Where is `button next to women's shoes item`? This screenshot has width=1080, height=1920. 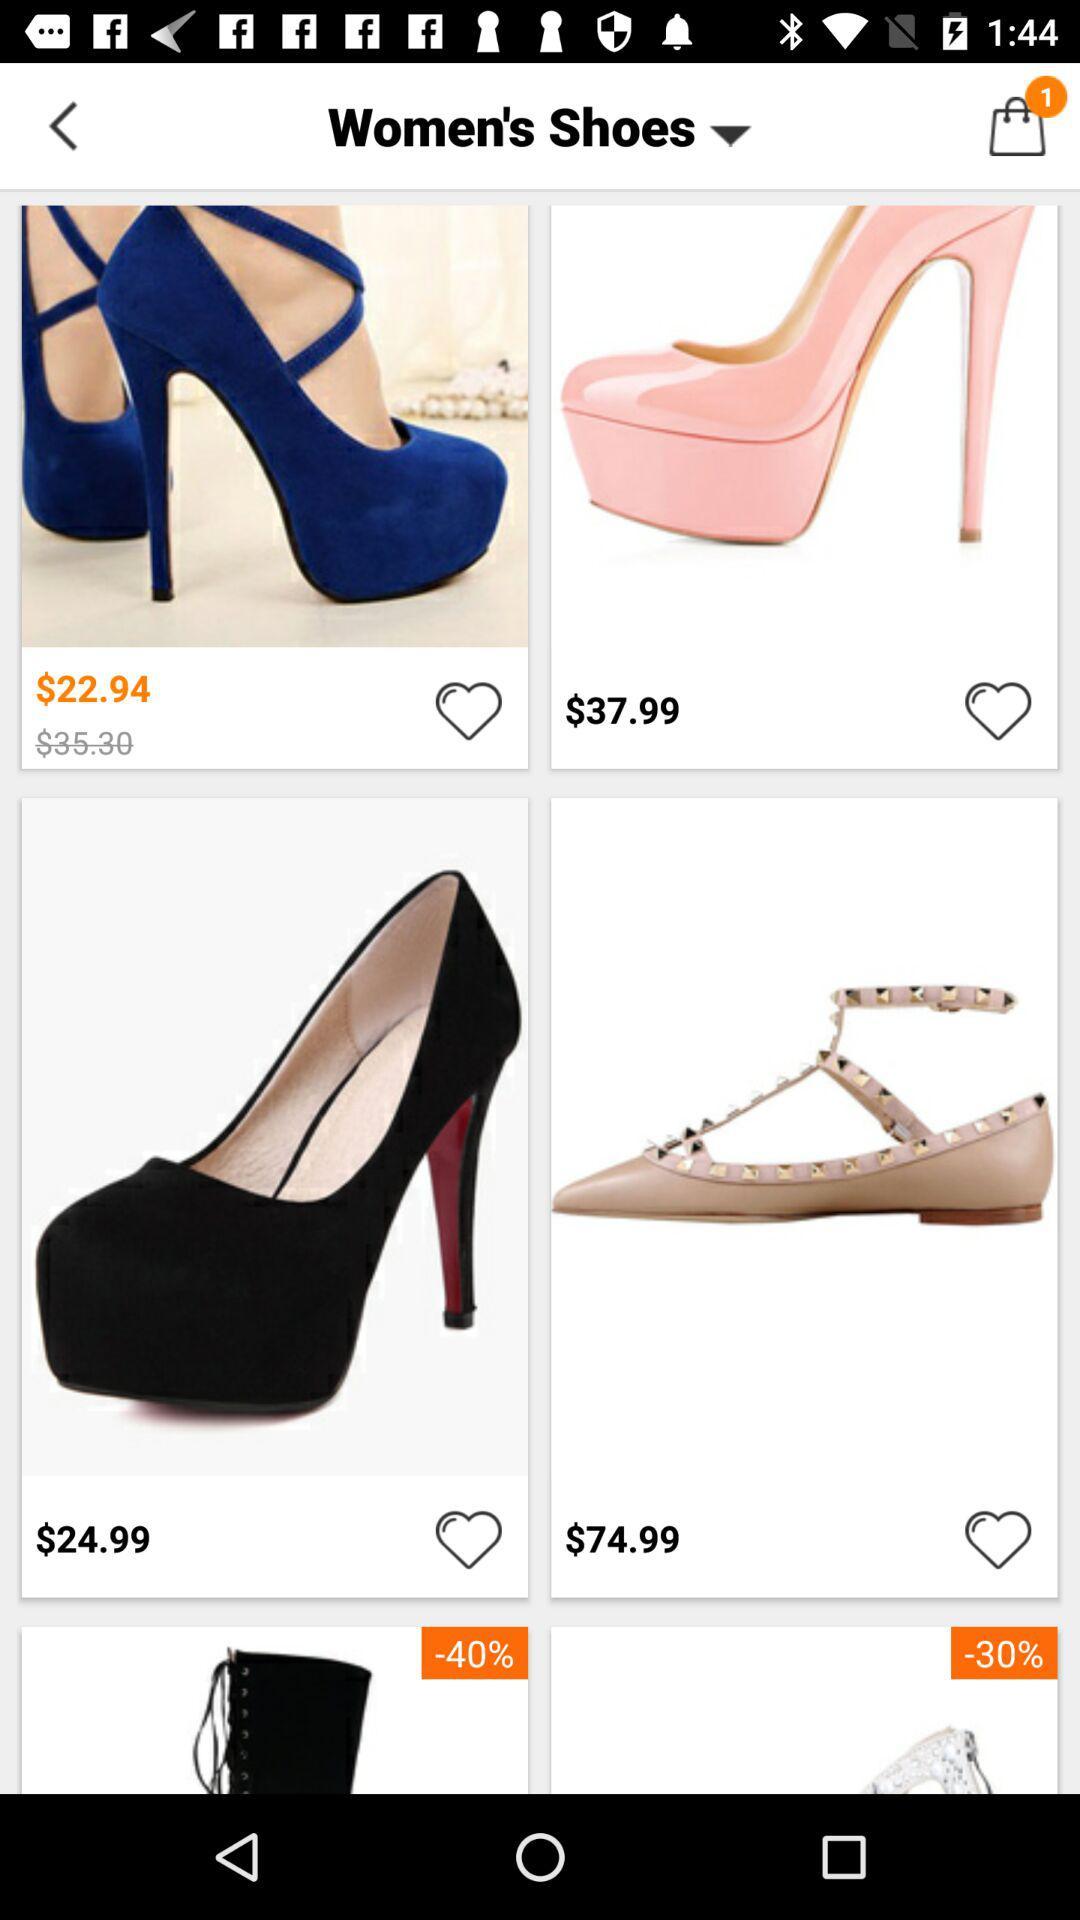
button next to women's shoes item is located at coordinates (61, 124).